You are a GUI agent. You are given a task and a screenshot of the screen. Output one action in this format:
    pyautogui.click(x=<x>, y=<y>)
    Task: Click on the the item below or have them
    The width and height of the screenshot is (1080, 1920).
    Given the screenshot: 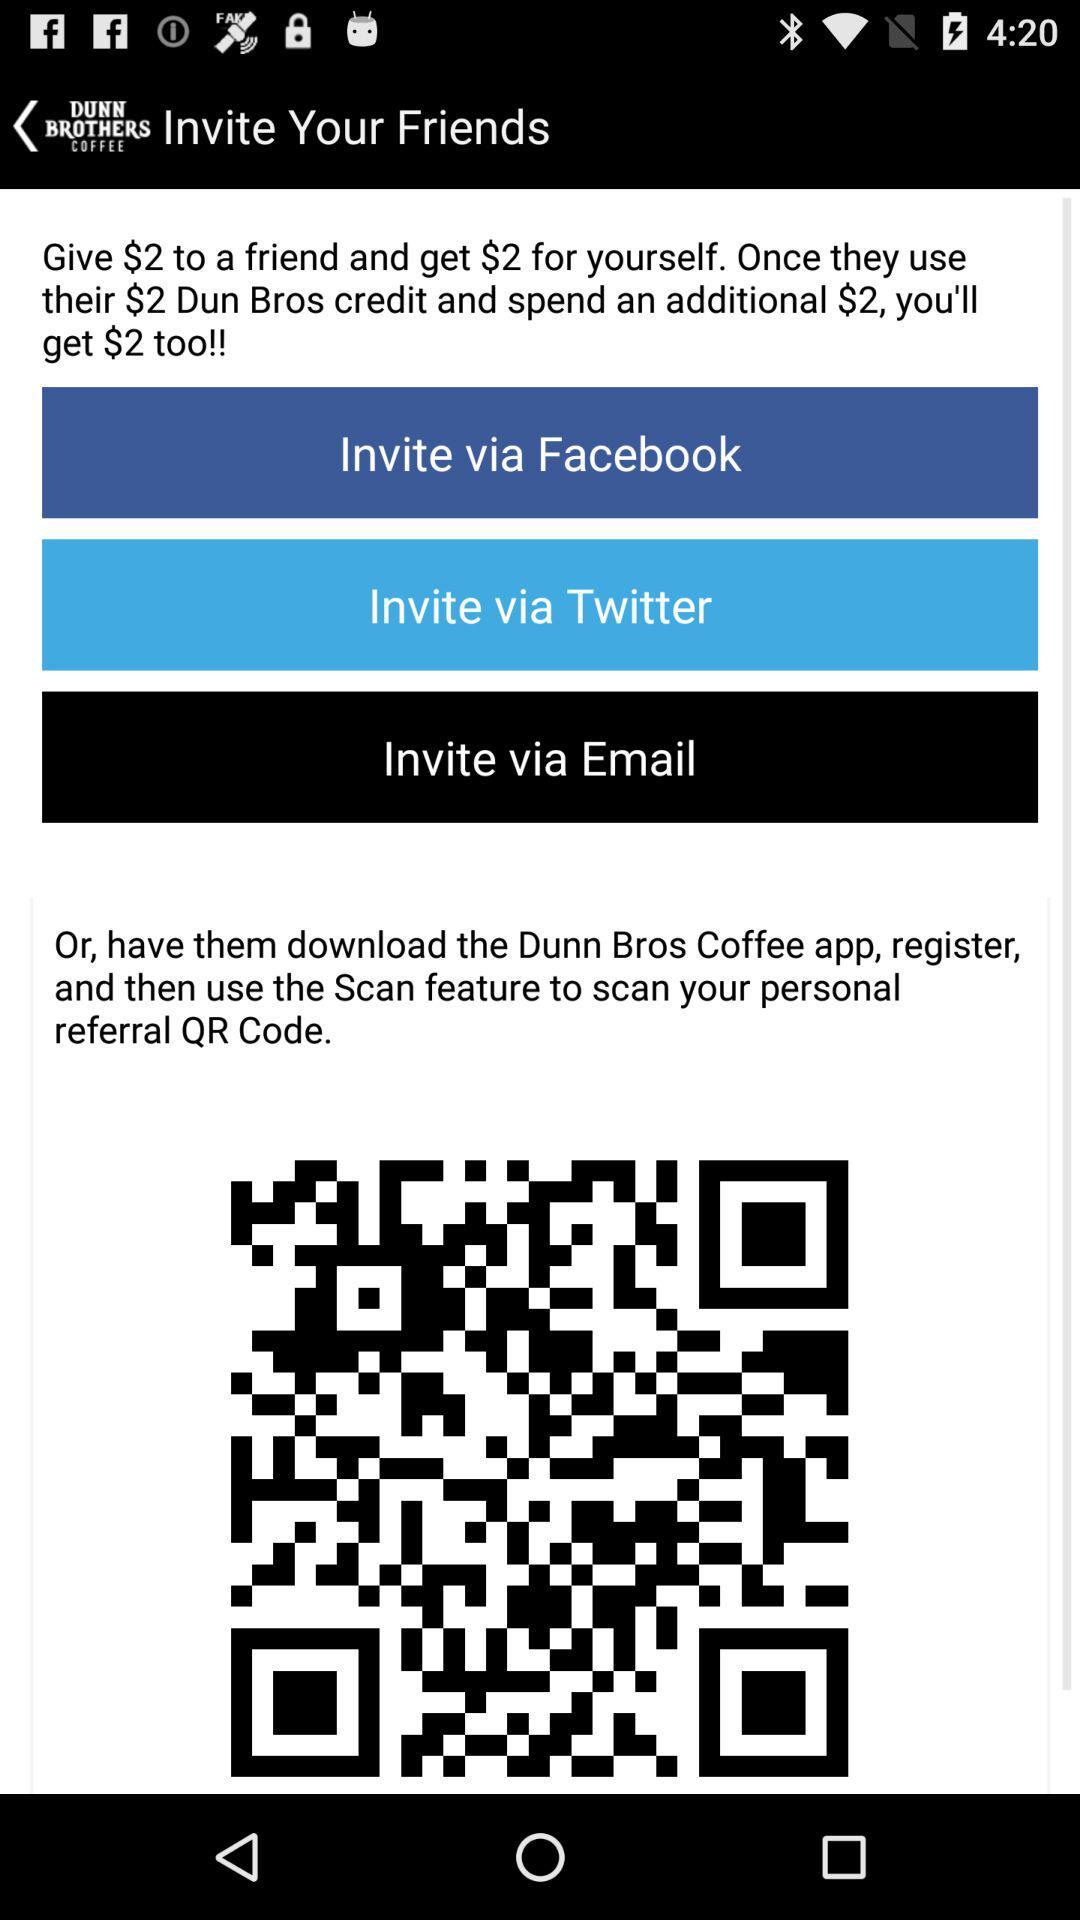 What is the action you would take?
    pyautogui.click(x=538, y=1433)
    